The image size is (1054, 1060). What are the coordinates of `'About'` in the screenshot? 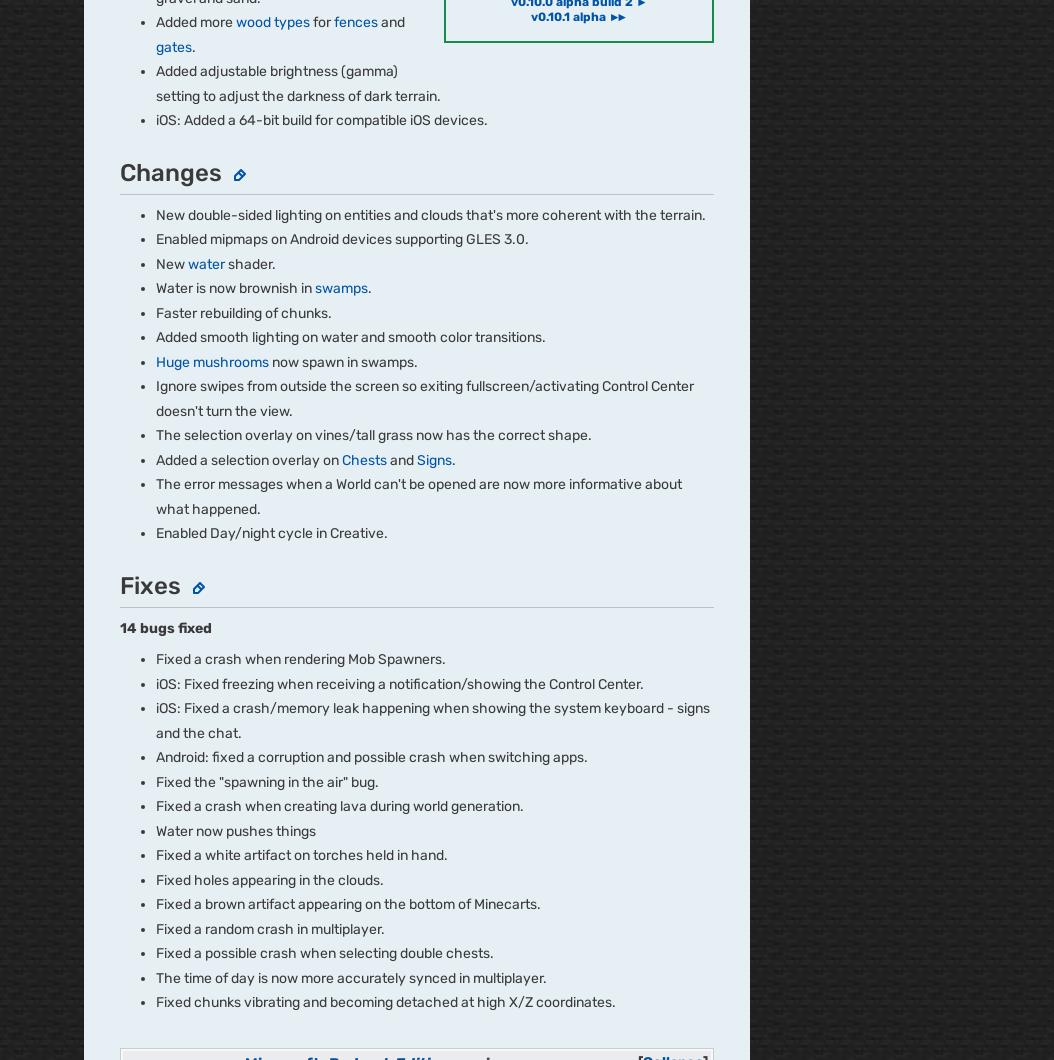 It's located at (101, 505).